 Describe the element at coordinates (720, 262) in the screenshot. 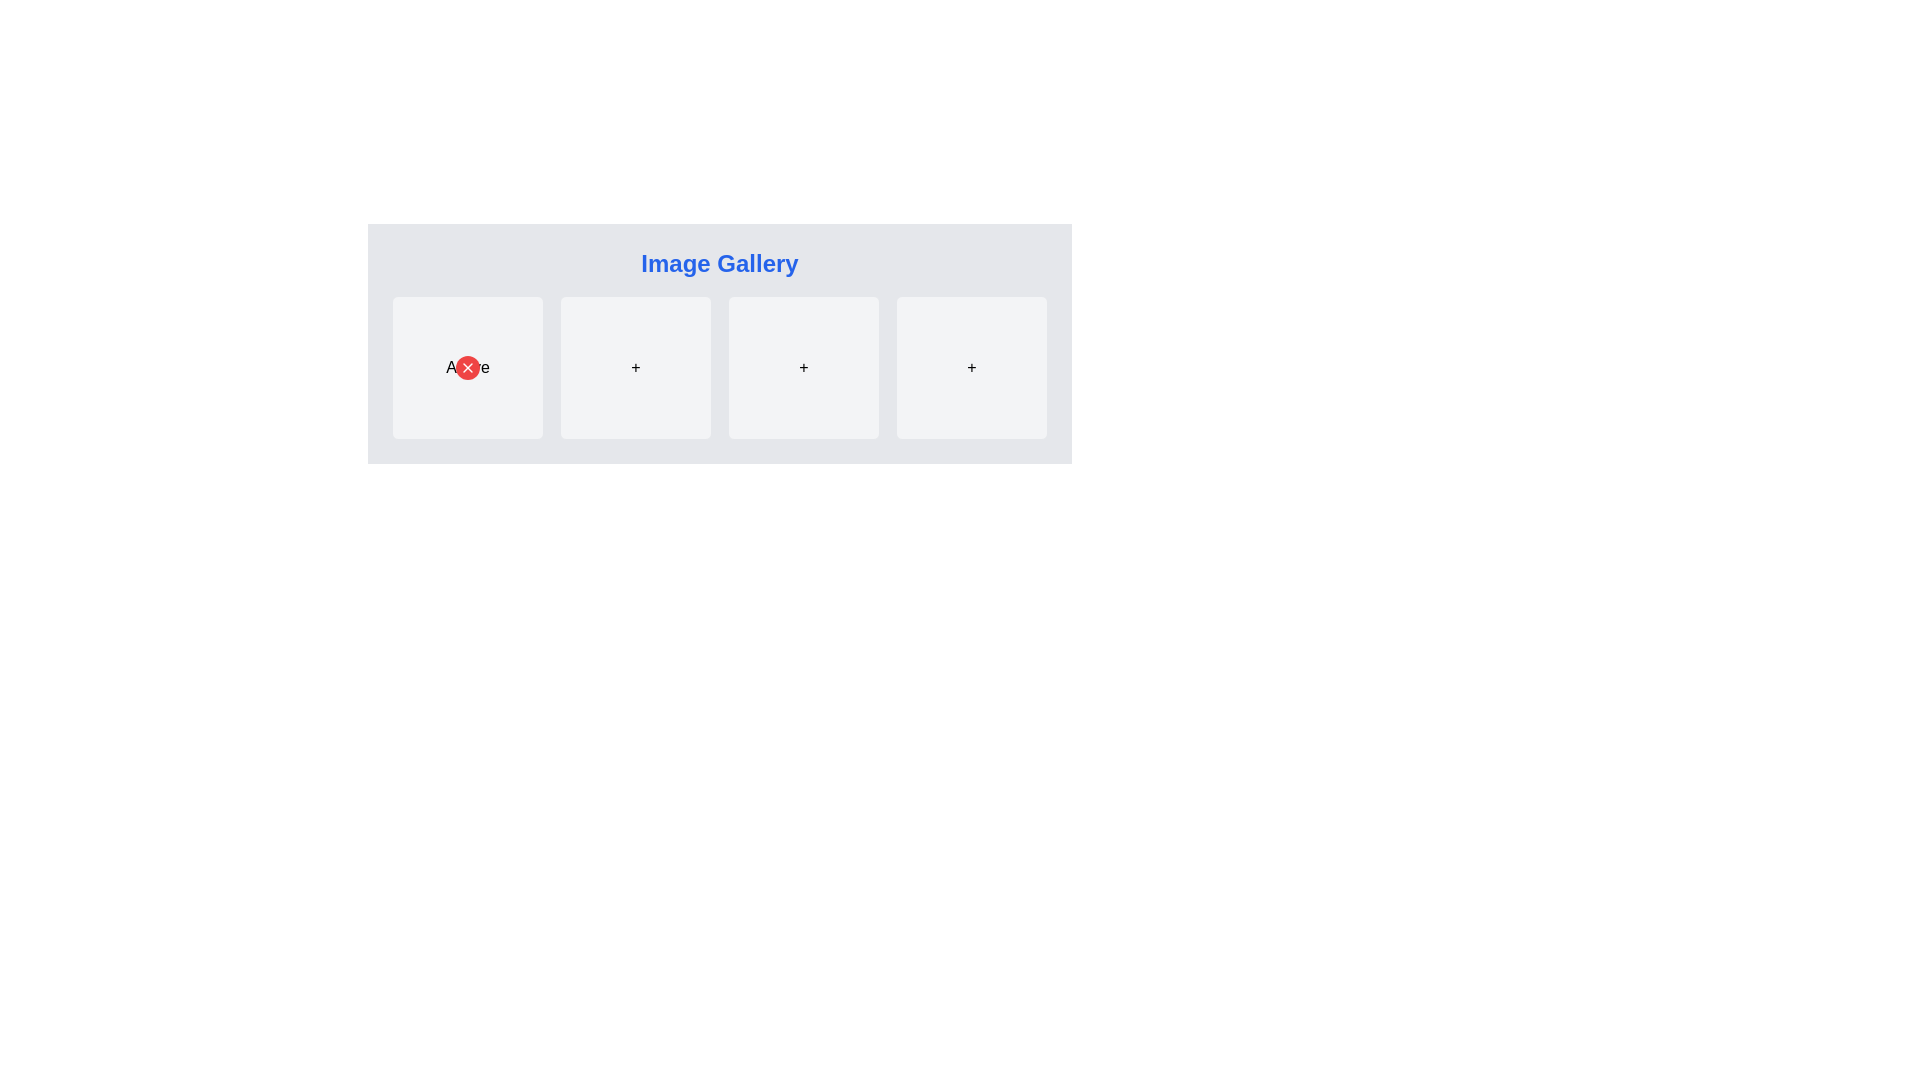

I see `Text Label that serves as a title or header above the clickable grid layout, providing contextual information to the user` at that location.